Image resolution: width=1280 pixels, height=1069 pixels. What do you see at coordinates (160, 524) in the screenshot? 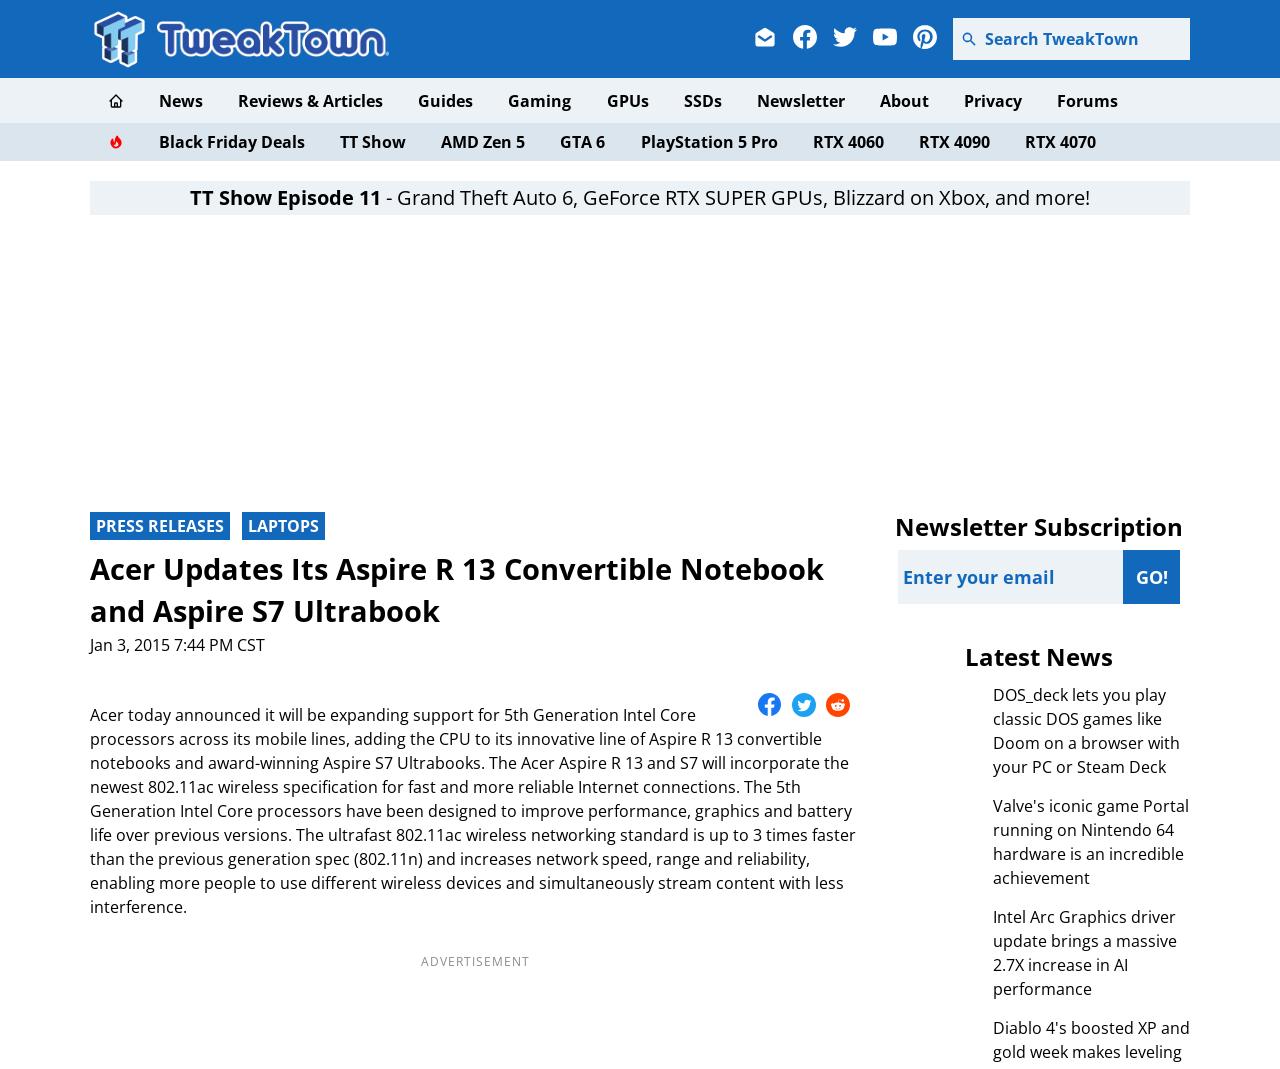
I see `'Press Releases'` at bounding box center [160, 524].